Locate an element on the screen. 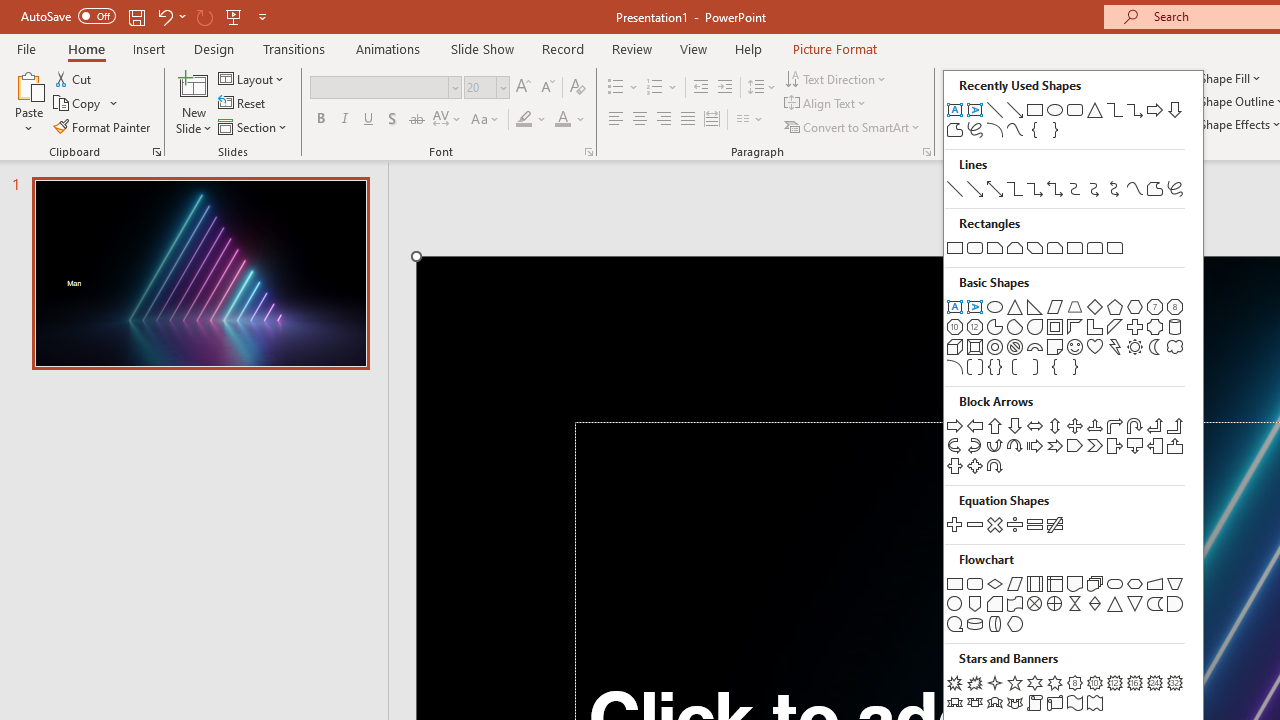  'Distributed' is located at coordinates (712, 119).